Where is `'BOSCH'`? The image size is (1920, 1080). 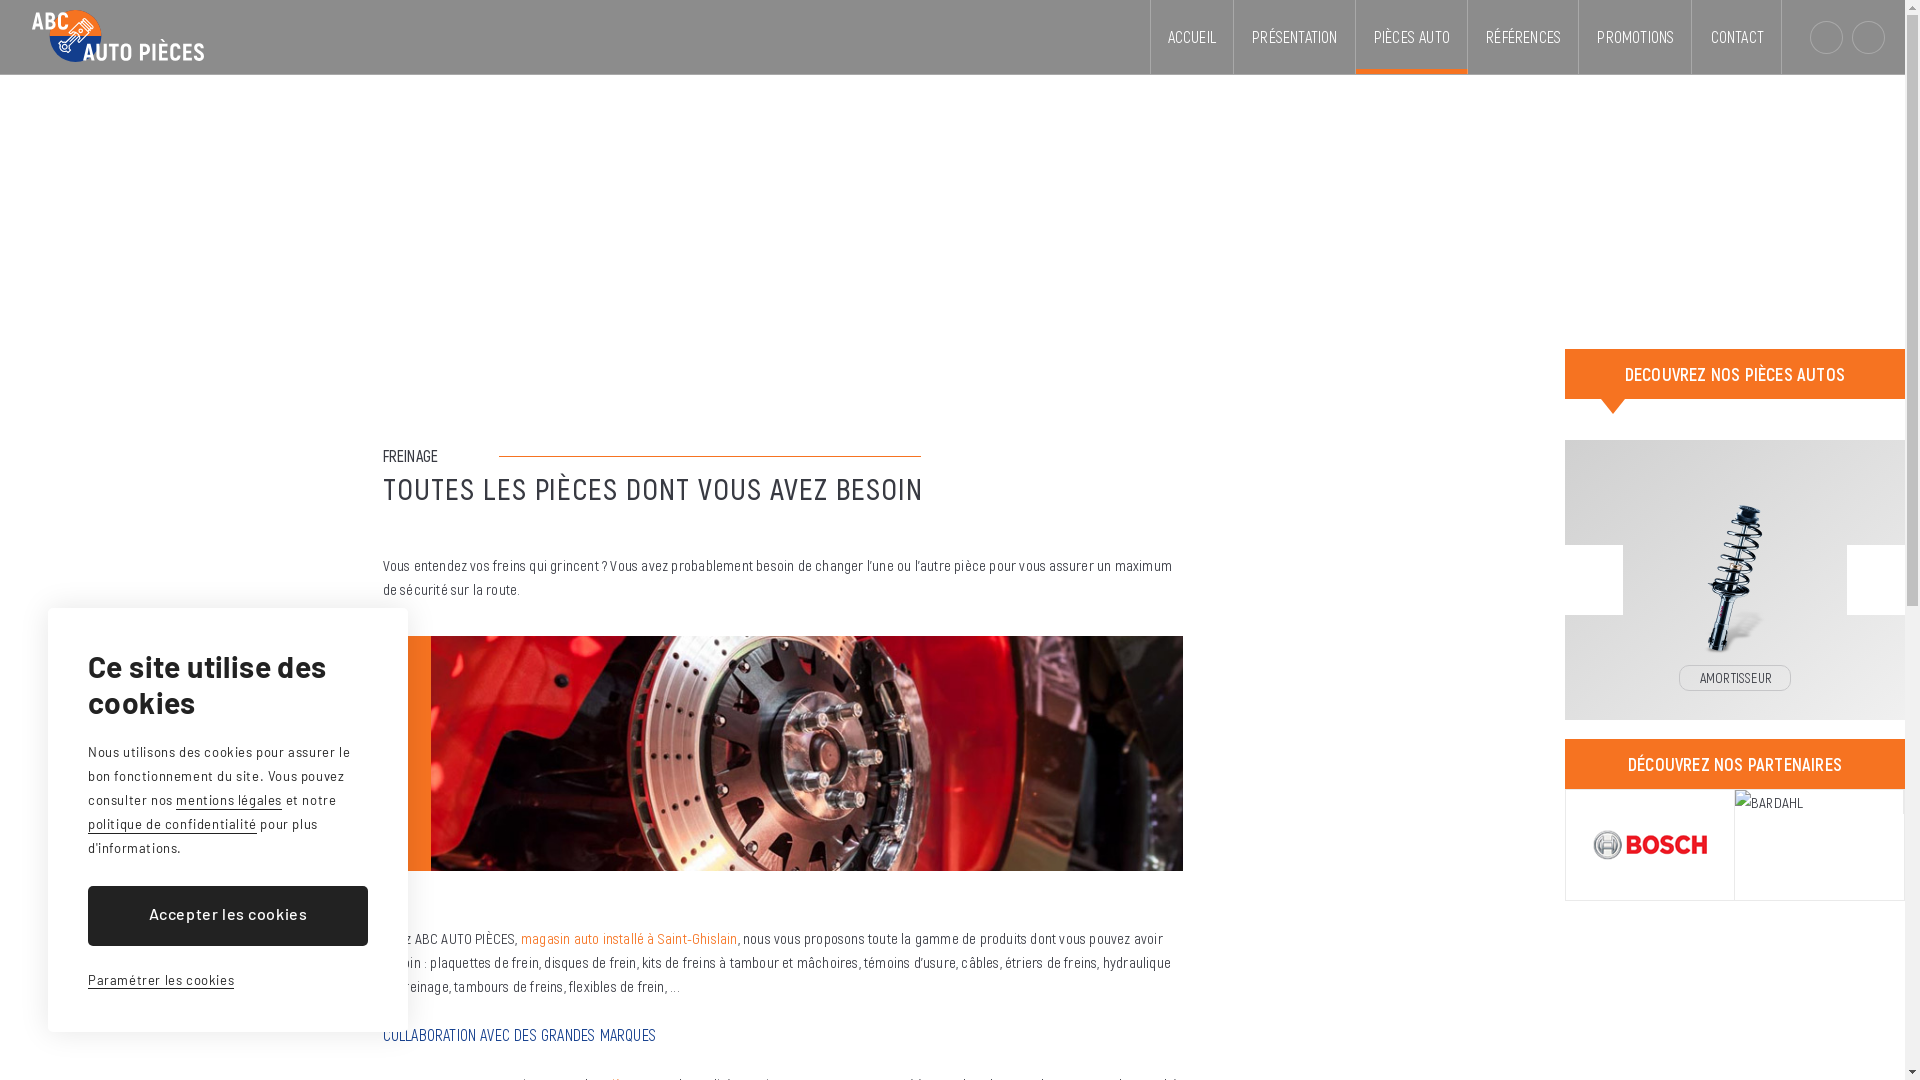
'BOSCH' is located at coordinates (1650, 844).